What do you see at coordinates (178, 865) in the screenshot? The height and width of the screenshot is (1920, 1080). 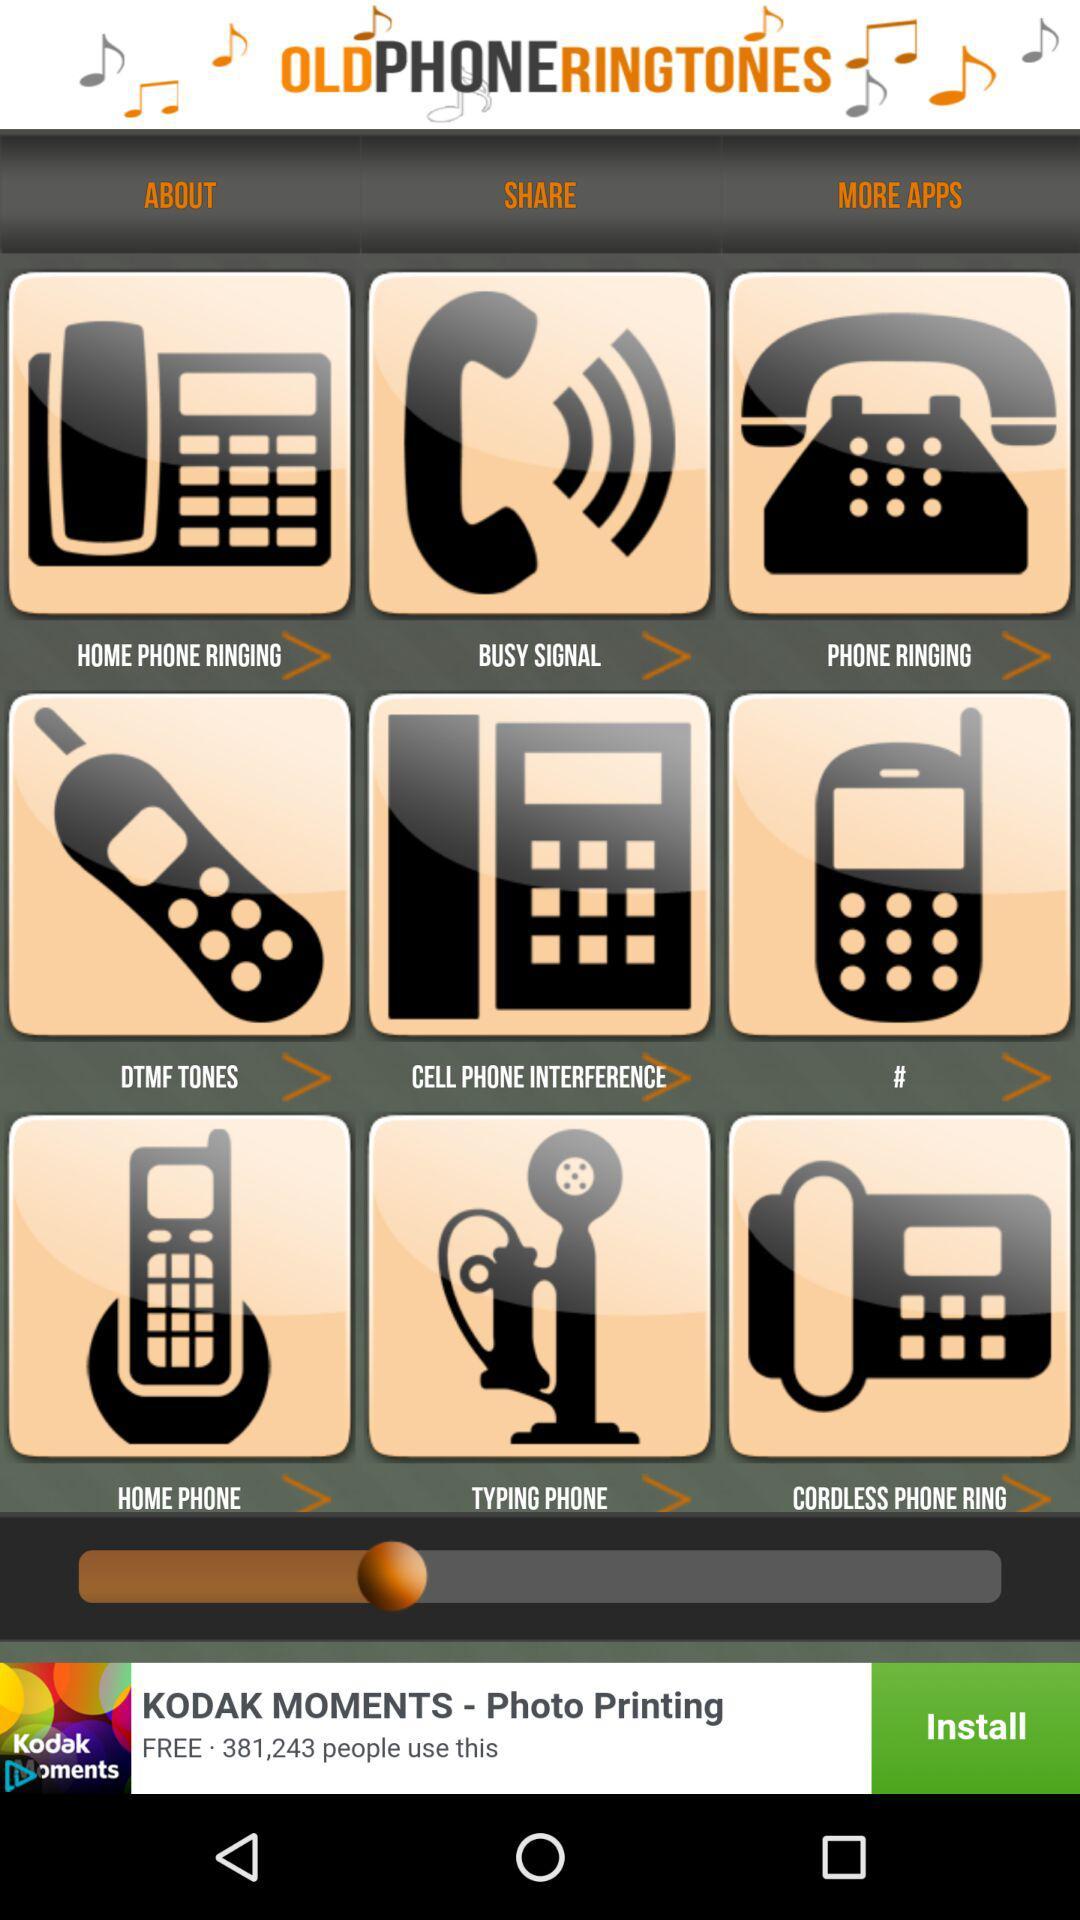 I see `dtmf tones` at bounding box center [178, 865].